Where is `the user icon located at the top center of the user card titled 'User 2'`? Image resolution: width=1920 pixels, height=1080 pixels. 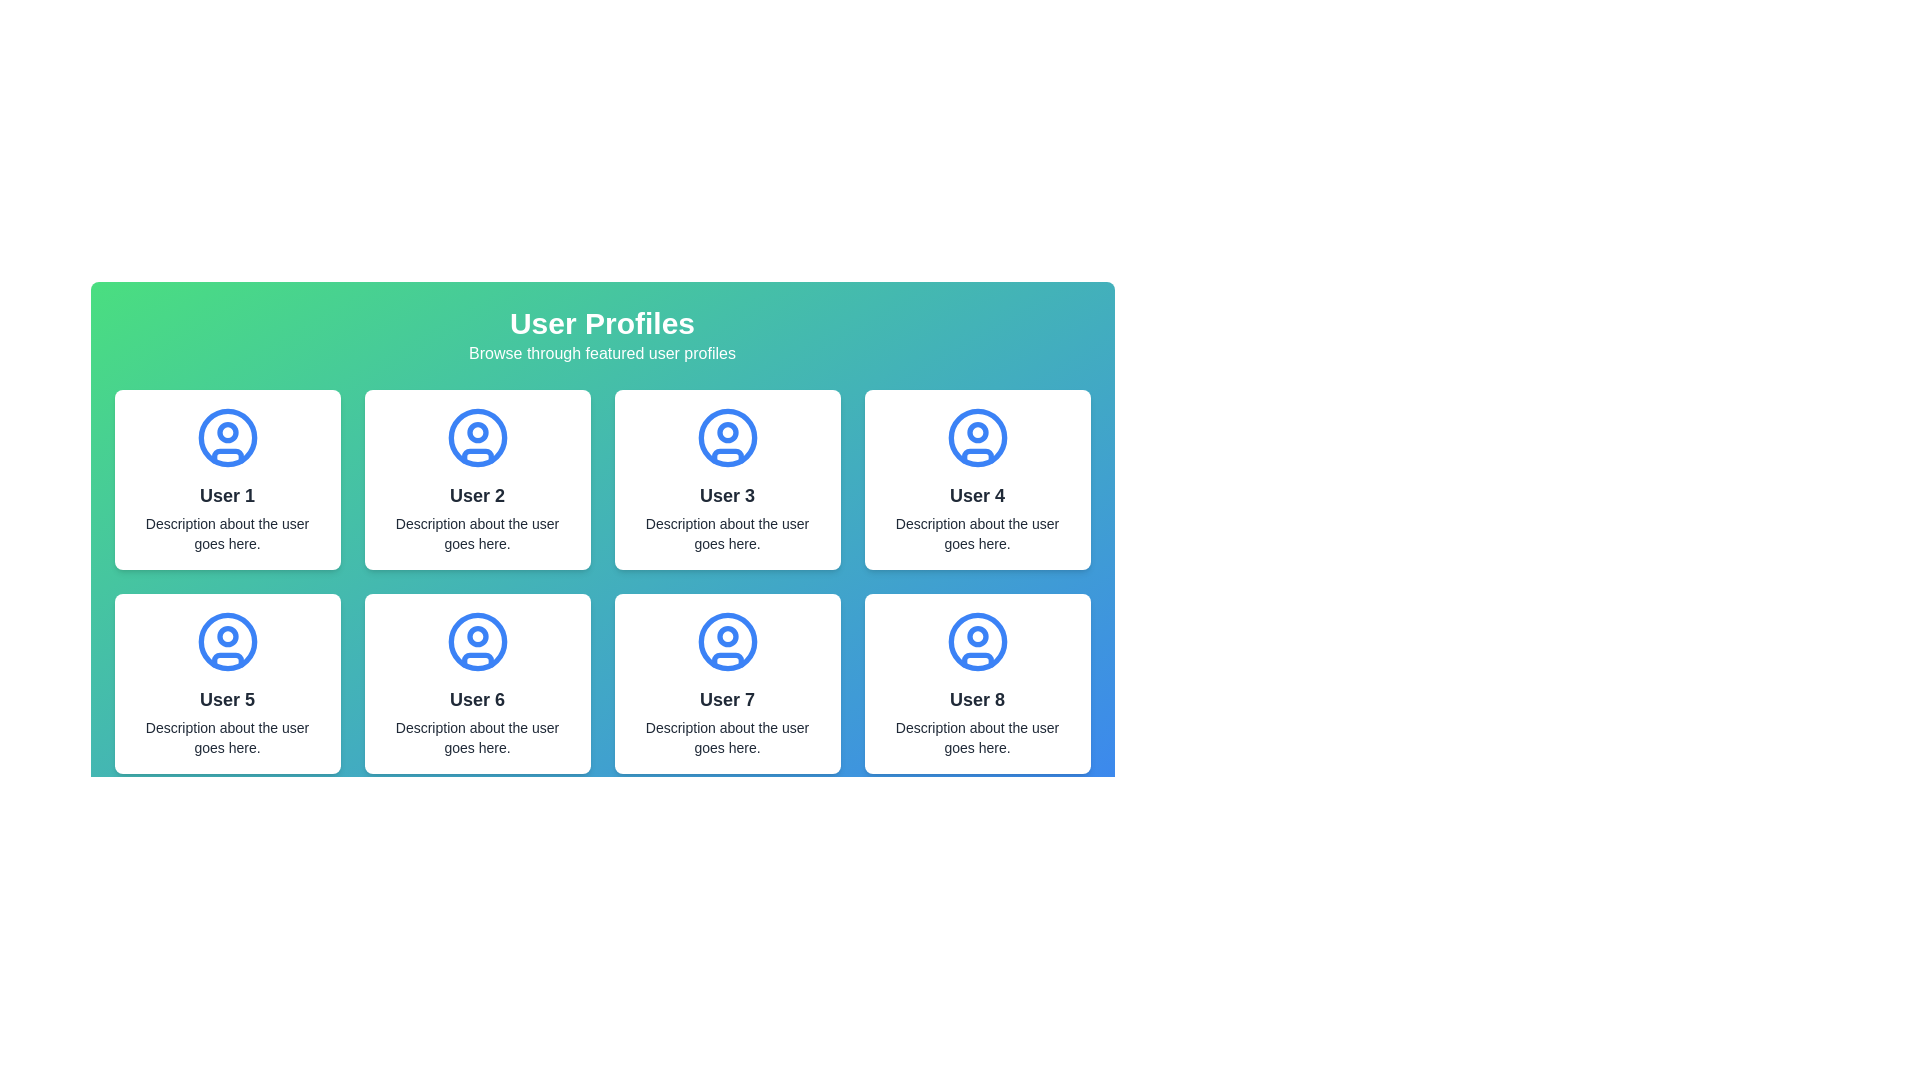
the user icon located at the top center of the user card titled 'User 2' is located at coordinates (476, 437).